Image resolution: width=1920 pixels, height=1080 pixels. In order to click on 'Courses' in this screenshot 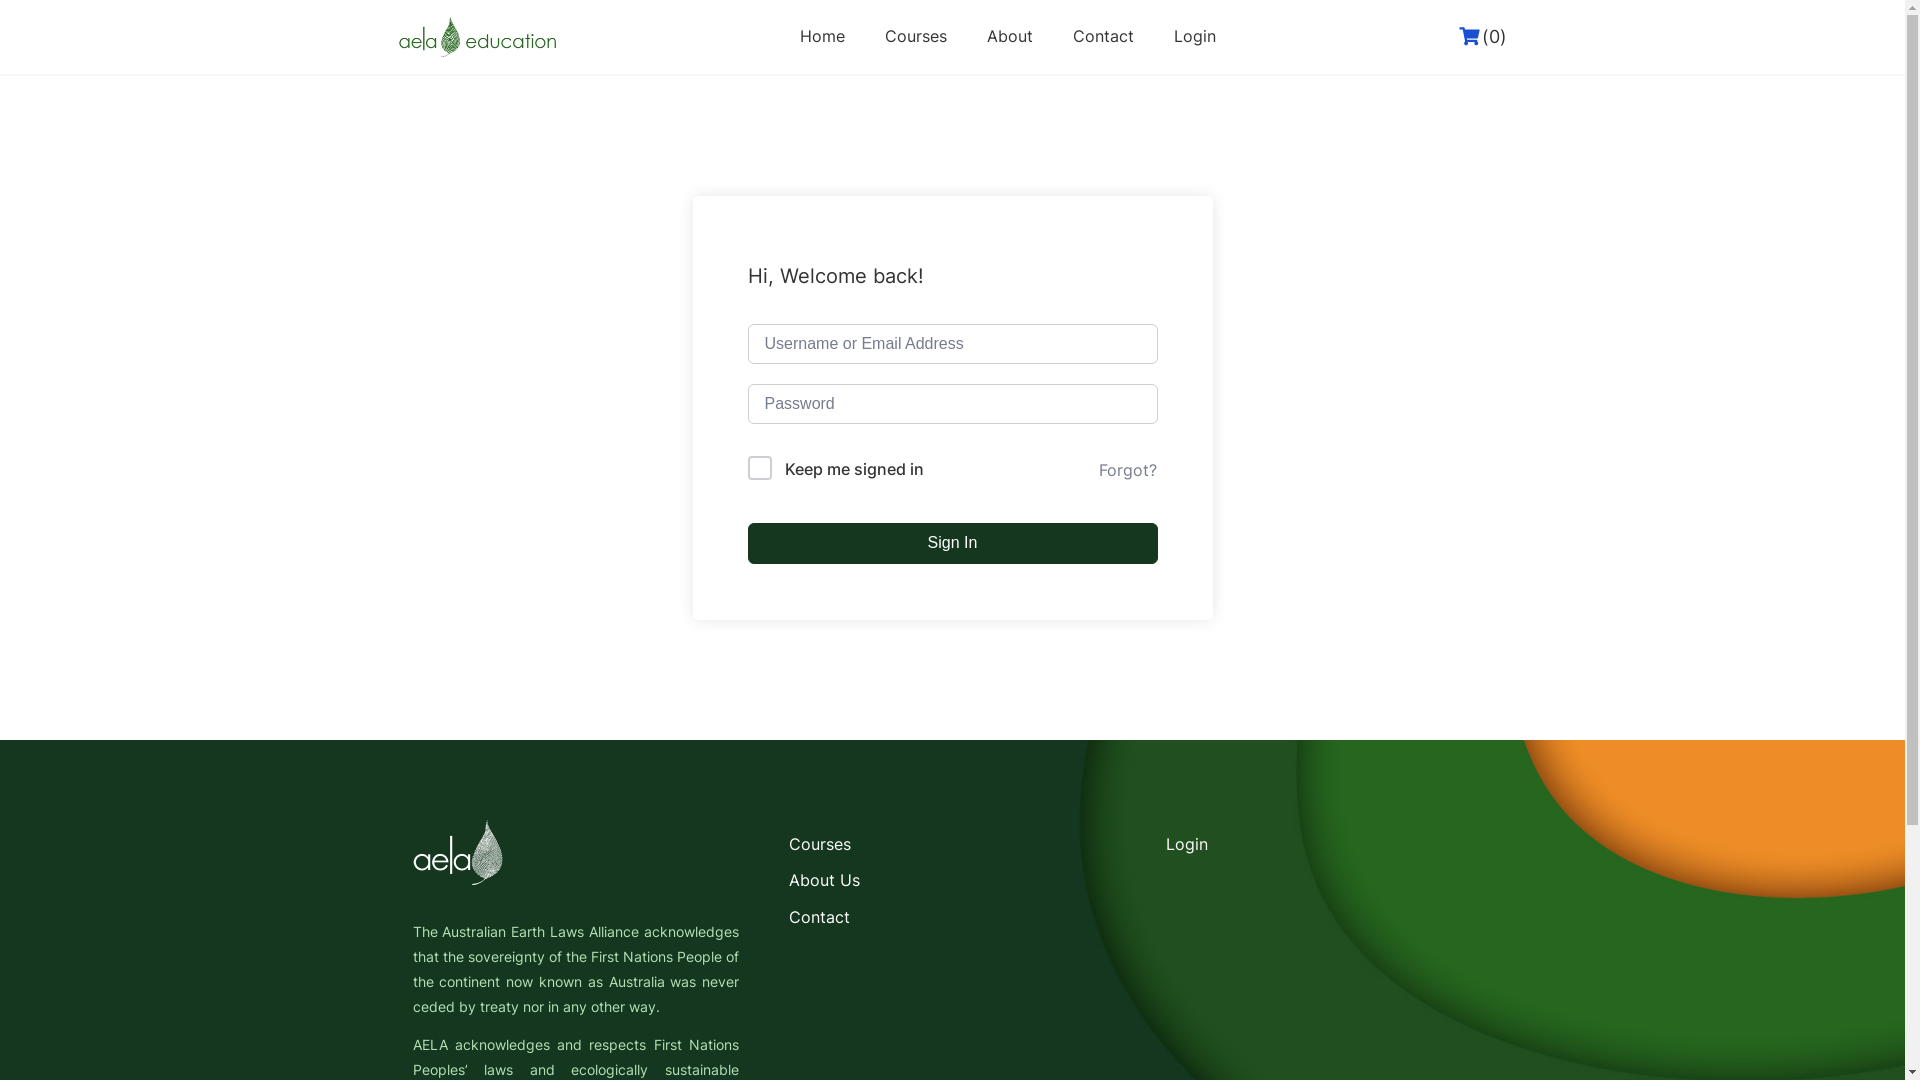, I will do `click(915, 36)`.